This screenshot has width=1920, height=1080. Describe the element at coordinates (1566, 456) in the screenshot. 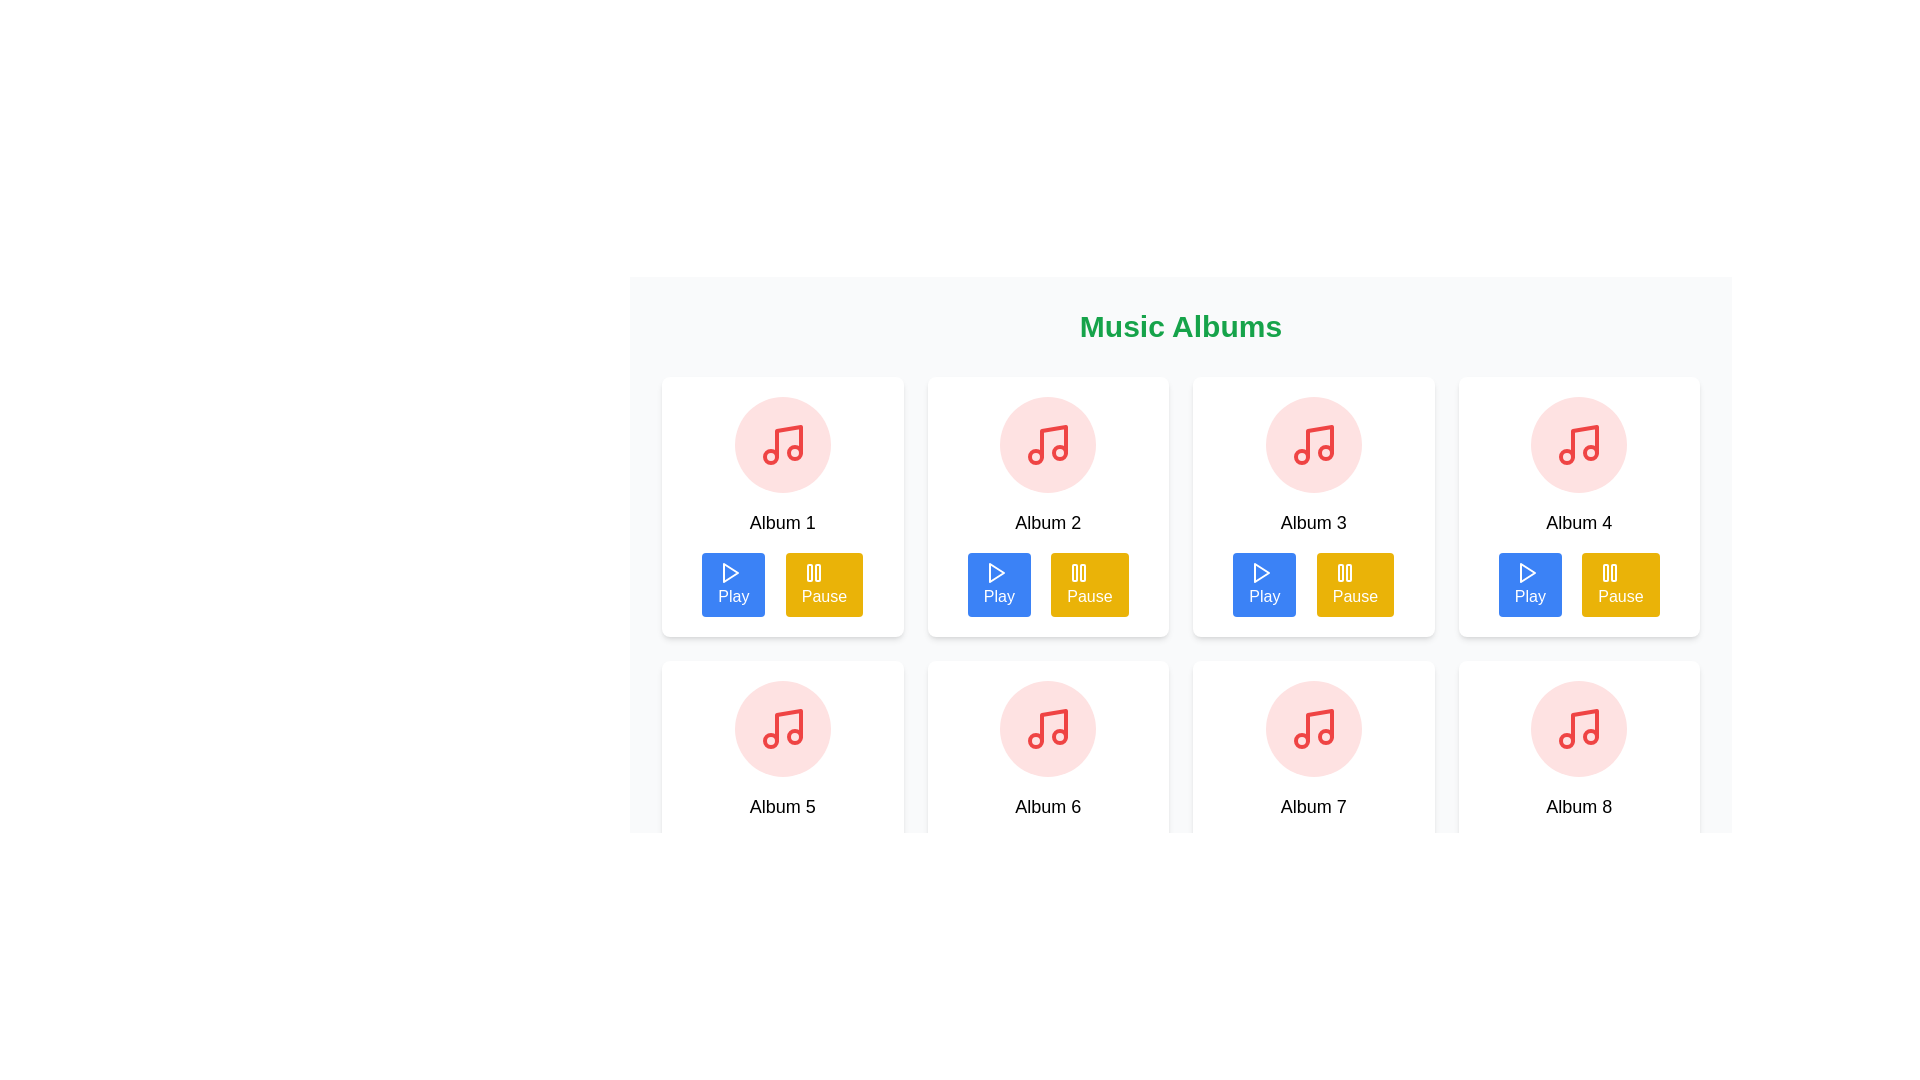

I see `the second circle of the music note icon in the 'Album 4' card, which visually enhances the album card to indicate it is a musical entity` at that location.